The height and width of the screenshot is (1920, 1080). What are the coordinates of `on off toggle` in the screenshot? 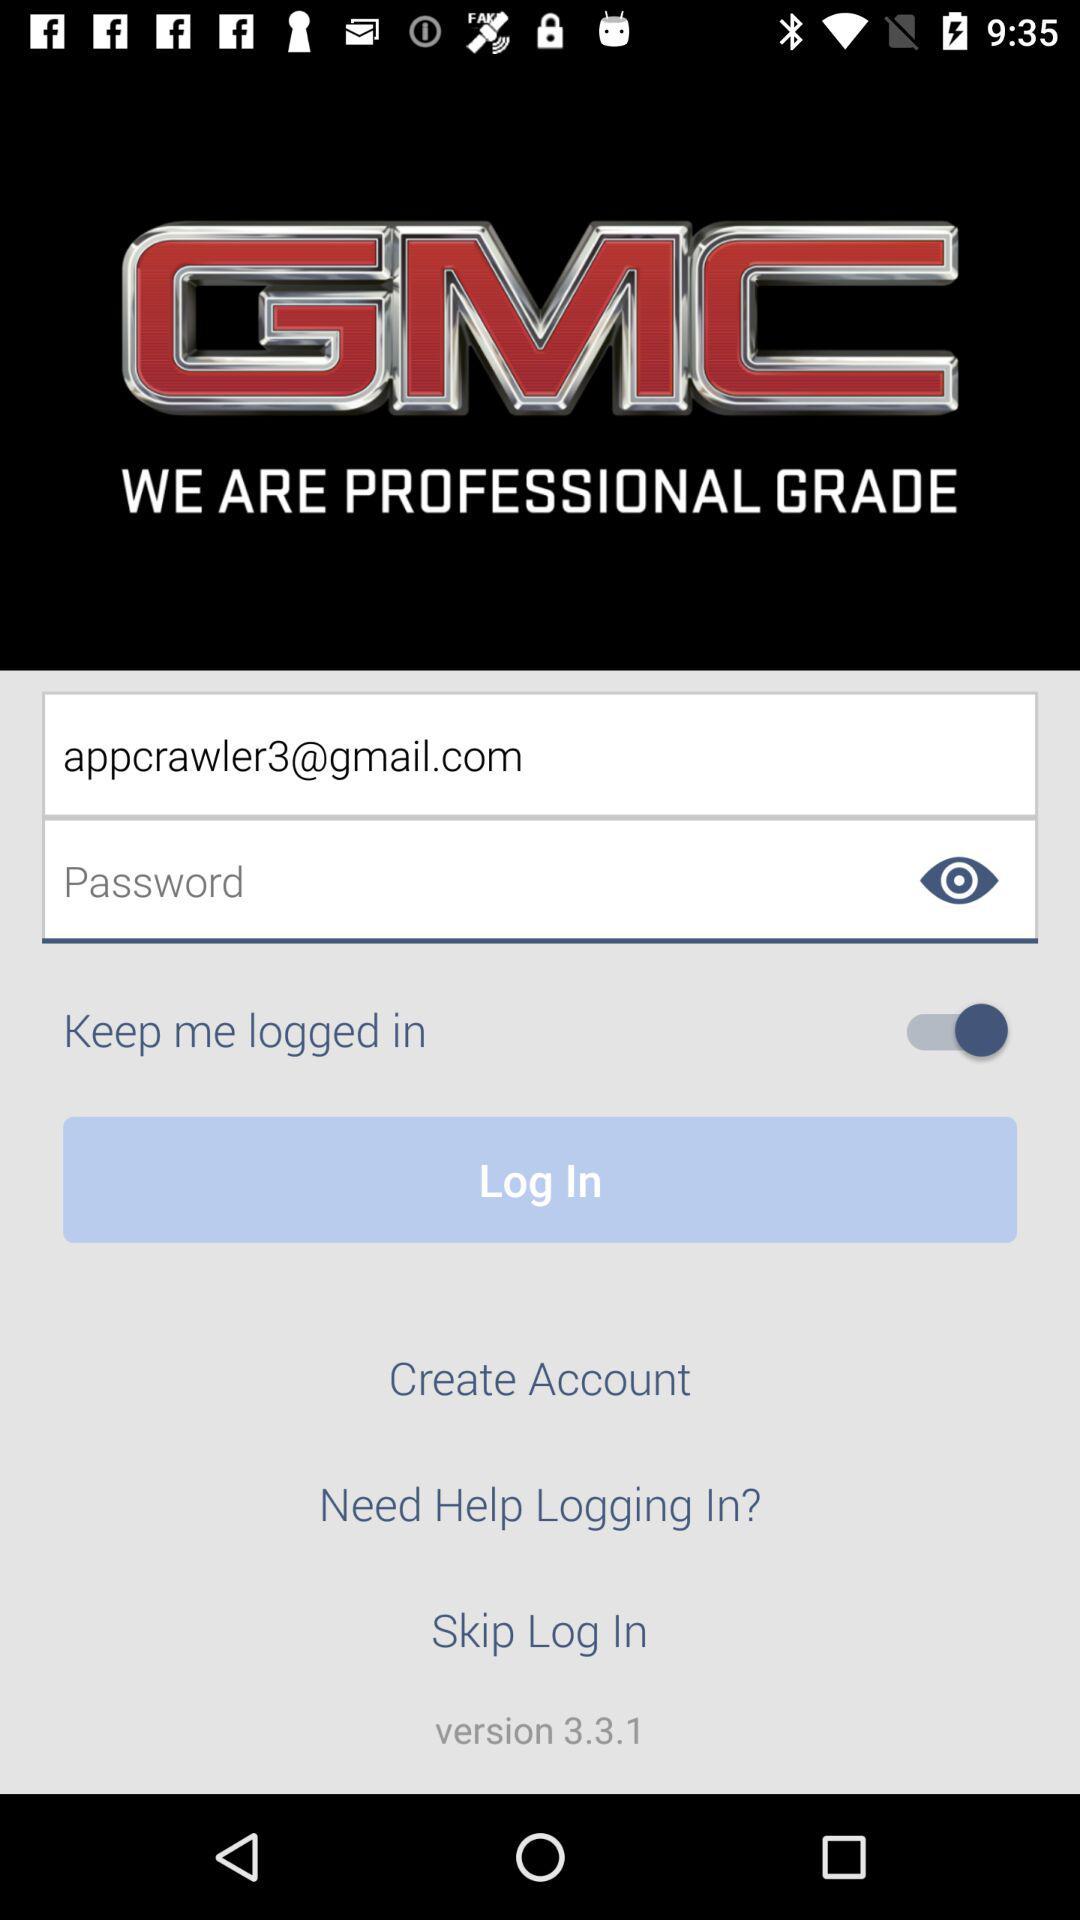 It's located at (964, 1030).